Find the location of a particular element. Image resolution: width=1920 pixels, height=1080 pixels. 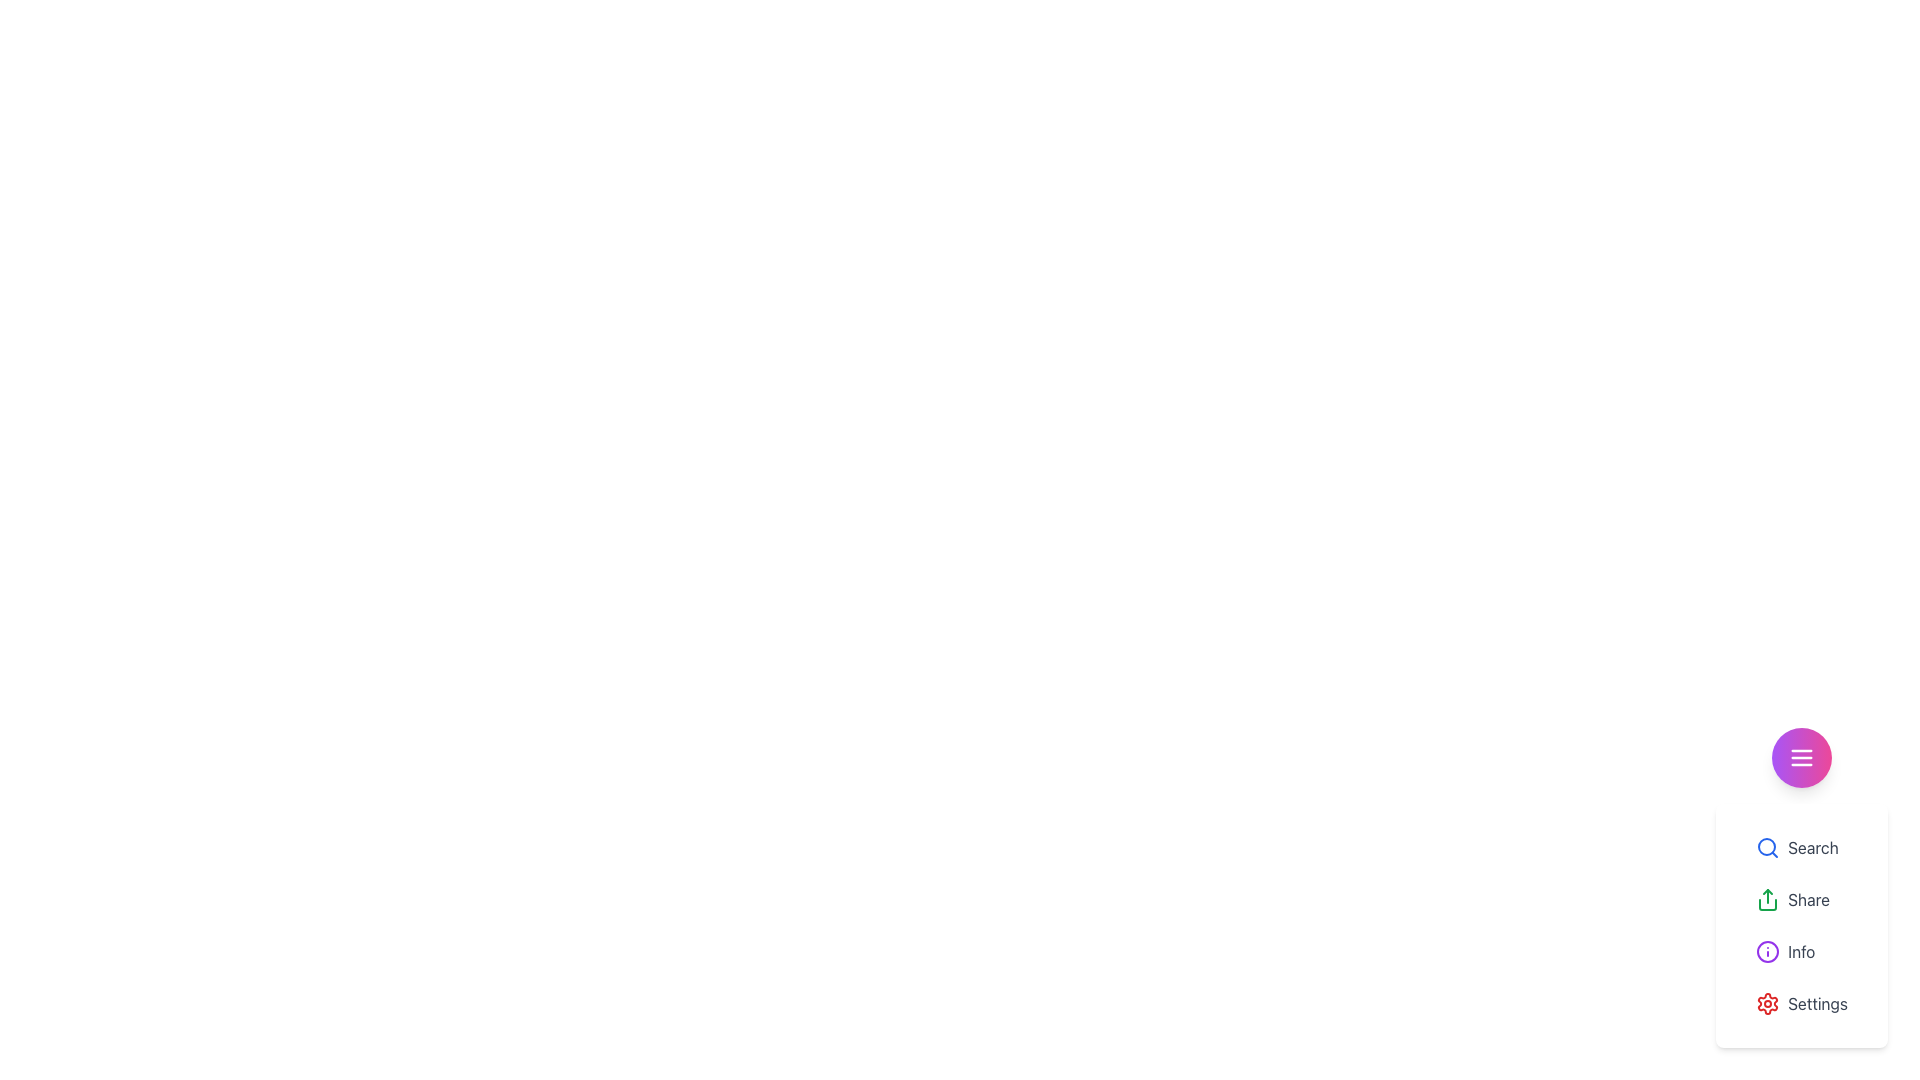

the 'Search' button located at the top of the vertical menu containing options: 'Search', 'Share', 'Info', and 'Settings' is located at coordinates (1802, 848).